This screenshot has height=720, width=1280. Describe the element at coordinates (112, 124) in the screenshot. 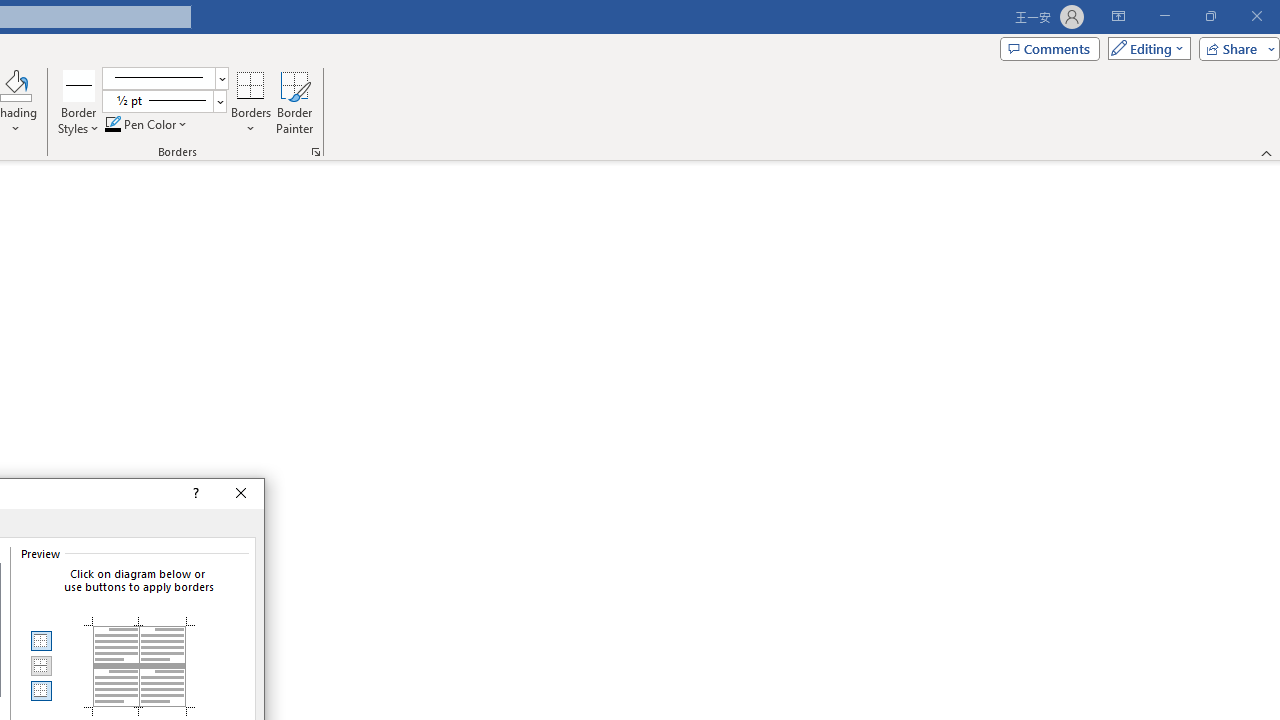

I see `'Pen Color RGB(0, 0, 0)'` at that location.